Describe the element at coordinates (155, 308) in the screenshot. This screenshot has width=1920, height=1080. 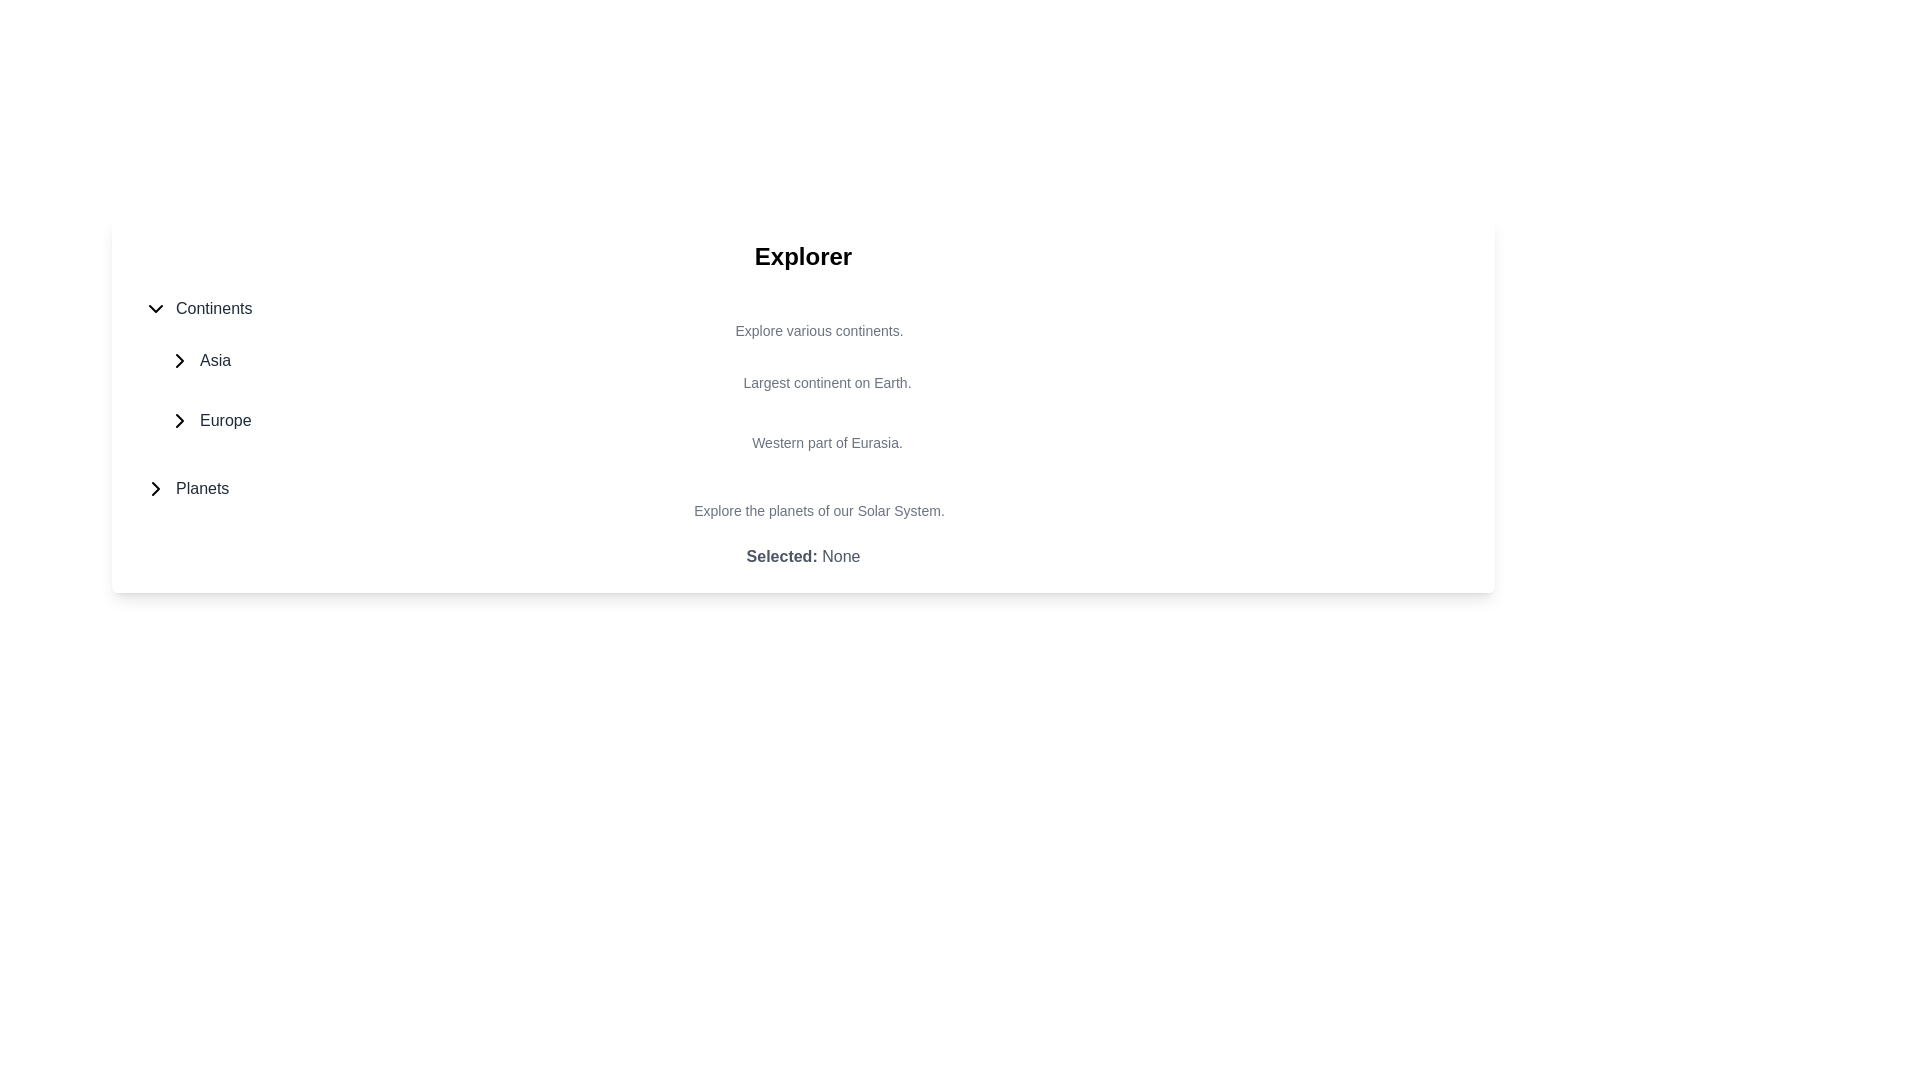
I see `the downward-pointing chevron-style icon located to the left of the 'Continents' text label` at that location.